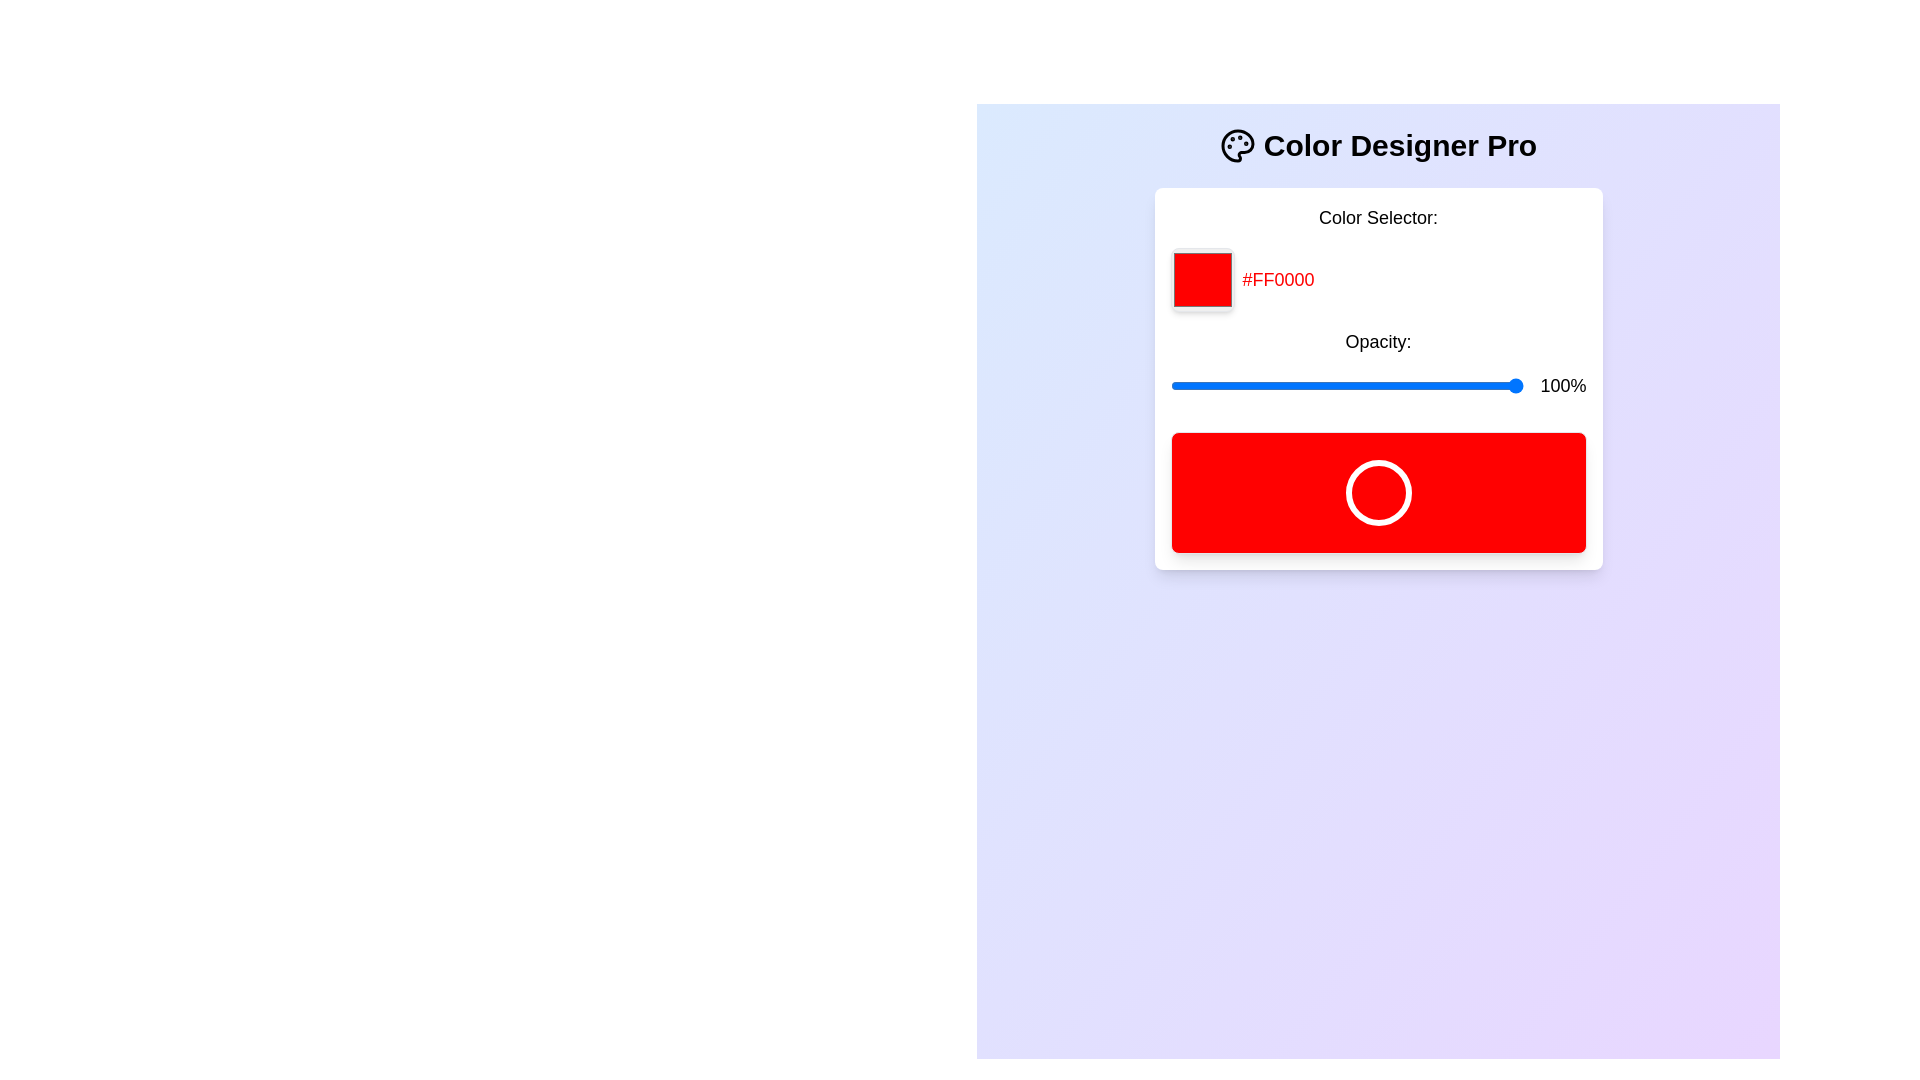 Image resolution: width=1920 pixels, height=1080 pixels. I want to click on the opacity slider, so click(1403, 385).